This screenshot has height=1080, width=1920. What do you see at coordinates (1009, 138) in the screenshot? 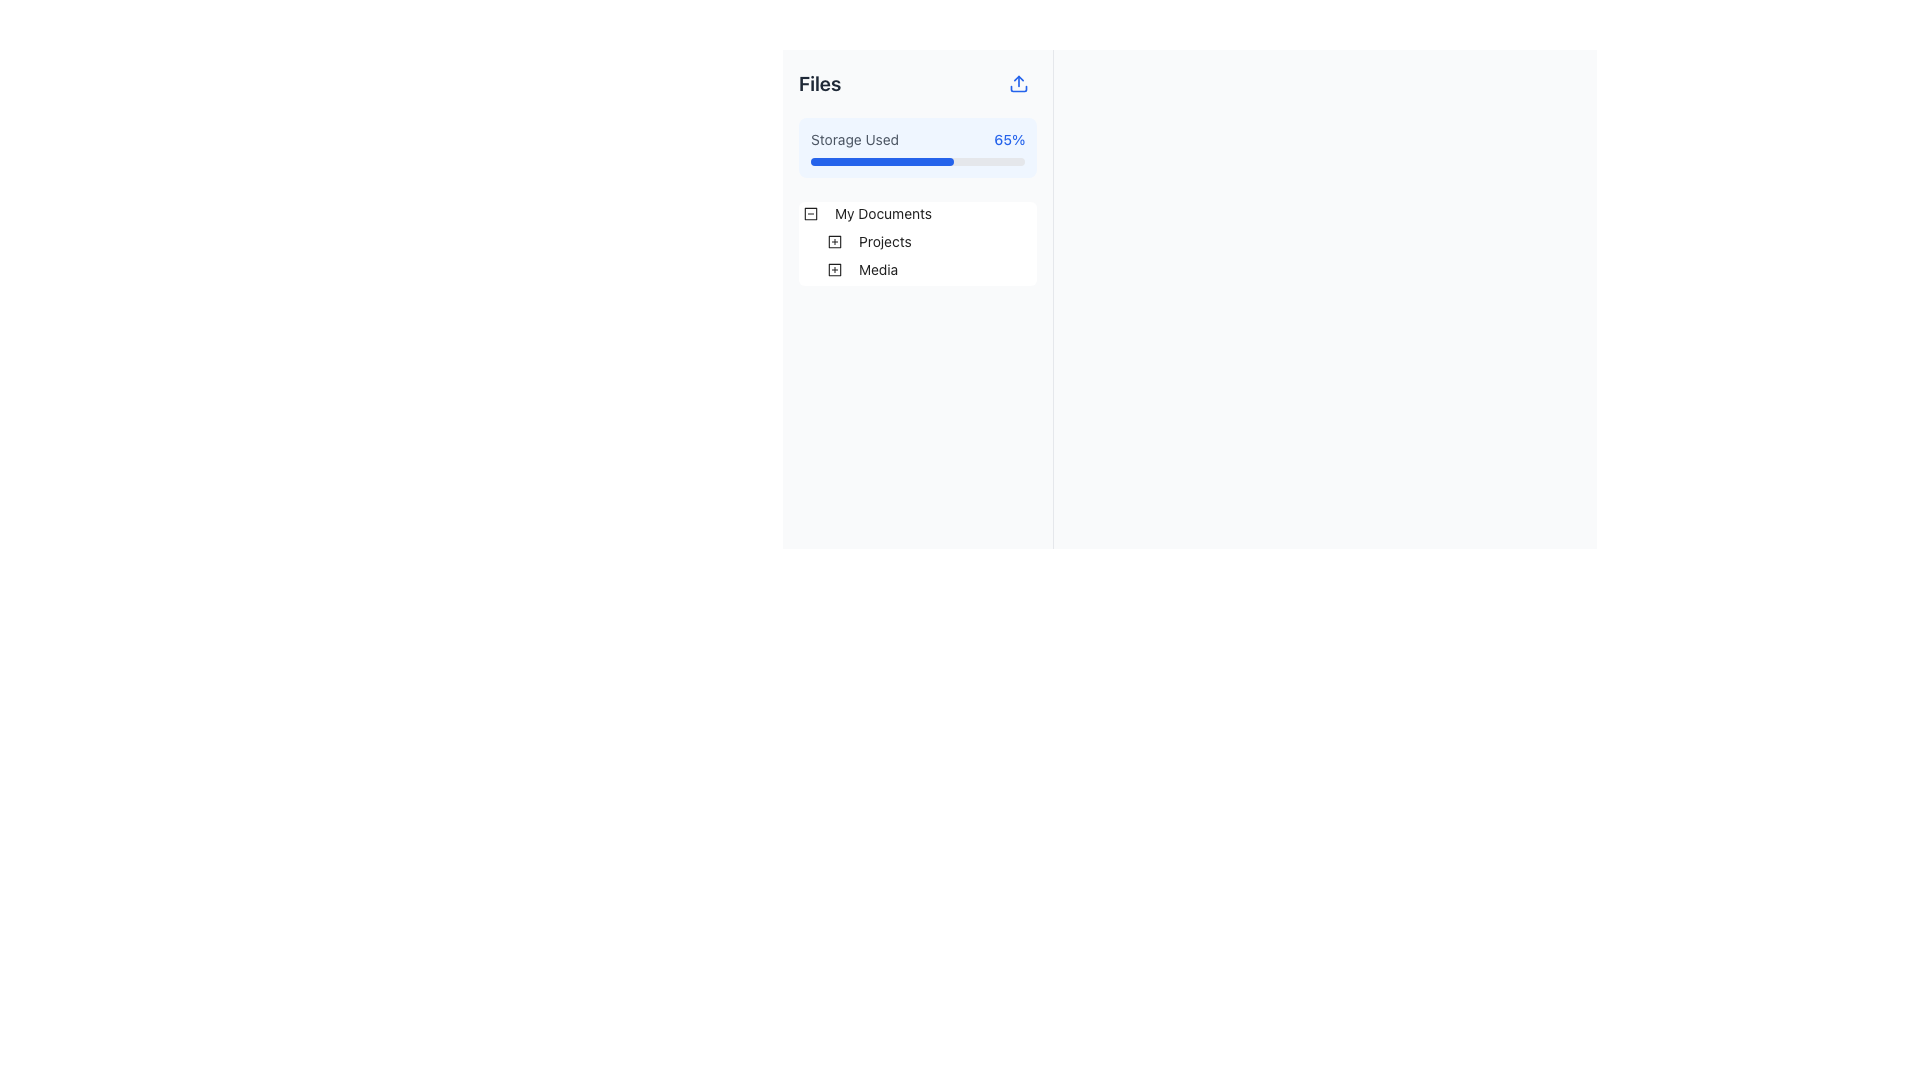
I see `the text label displaying '65%' that is styled with a medium font weight and blue color, located next to the progress bar and aligned with the text 'Storage Used'` at bounding box center [1009, 138].